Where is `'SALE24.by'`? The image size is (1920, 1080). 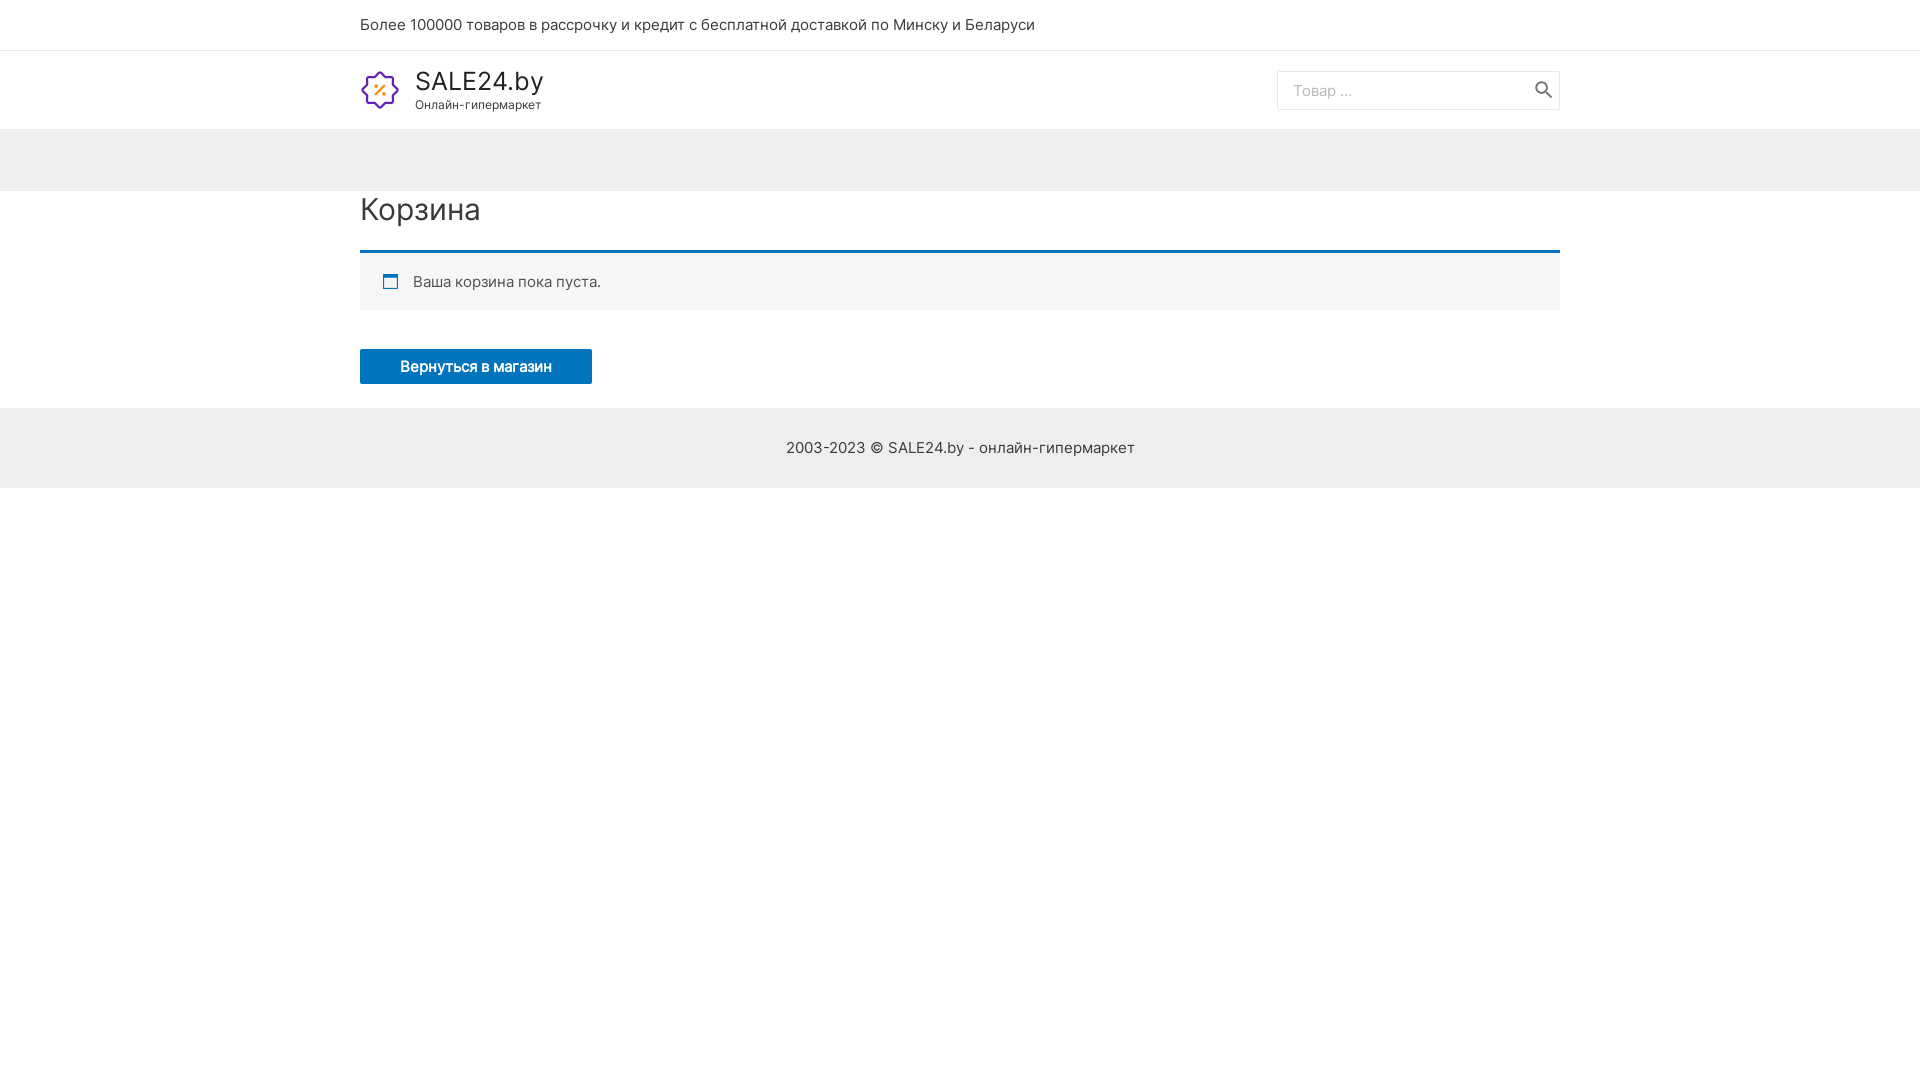 'SALE24.by' is located at coordinates (478, 80).